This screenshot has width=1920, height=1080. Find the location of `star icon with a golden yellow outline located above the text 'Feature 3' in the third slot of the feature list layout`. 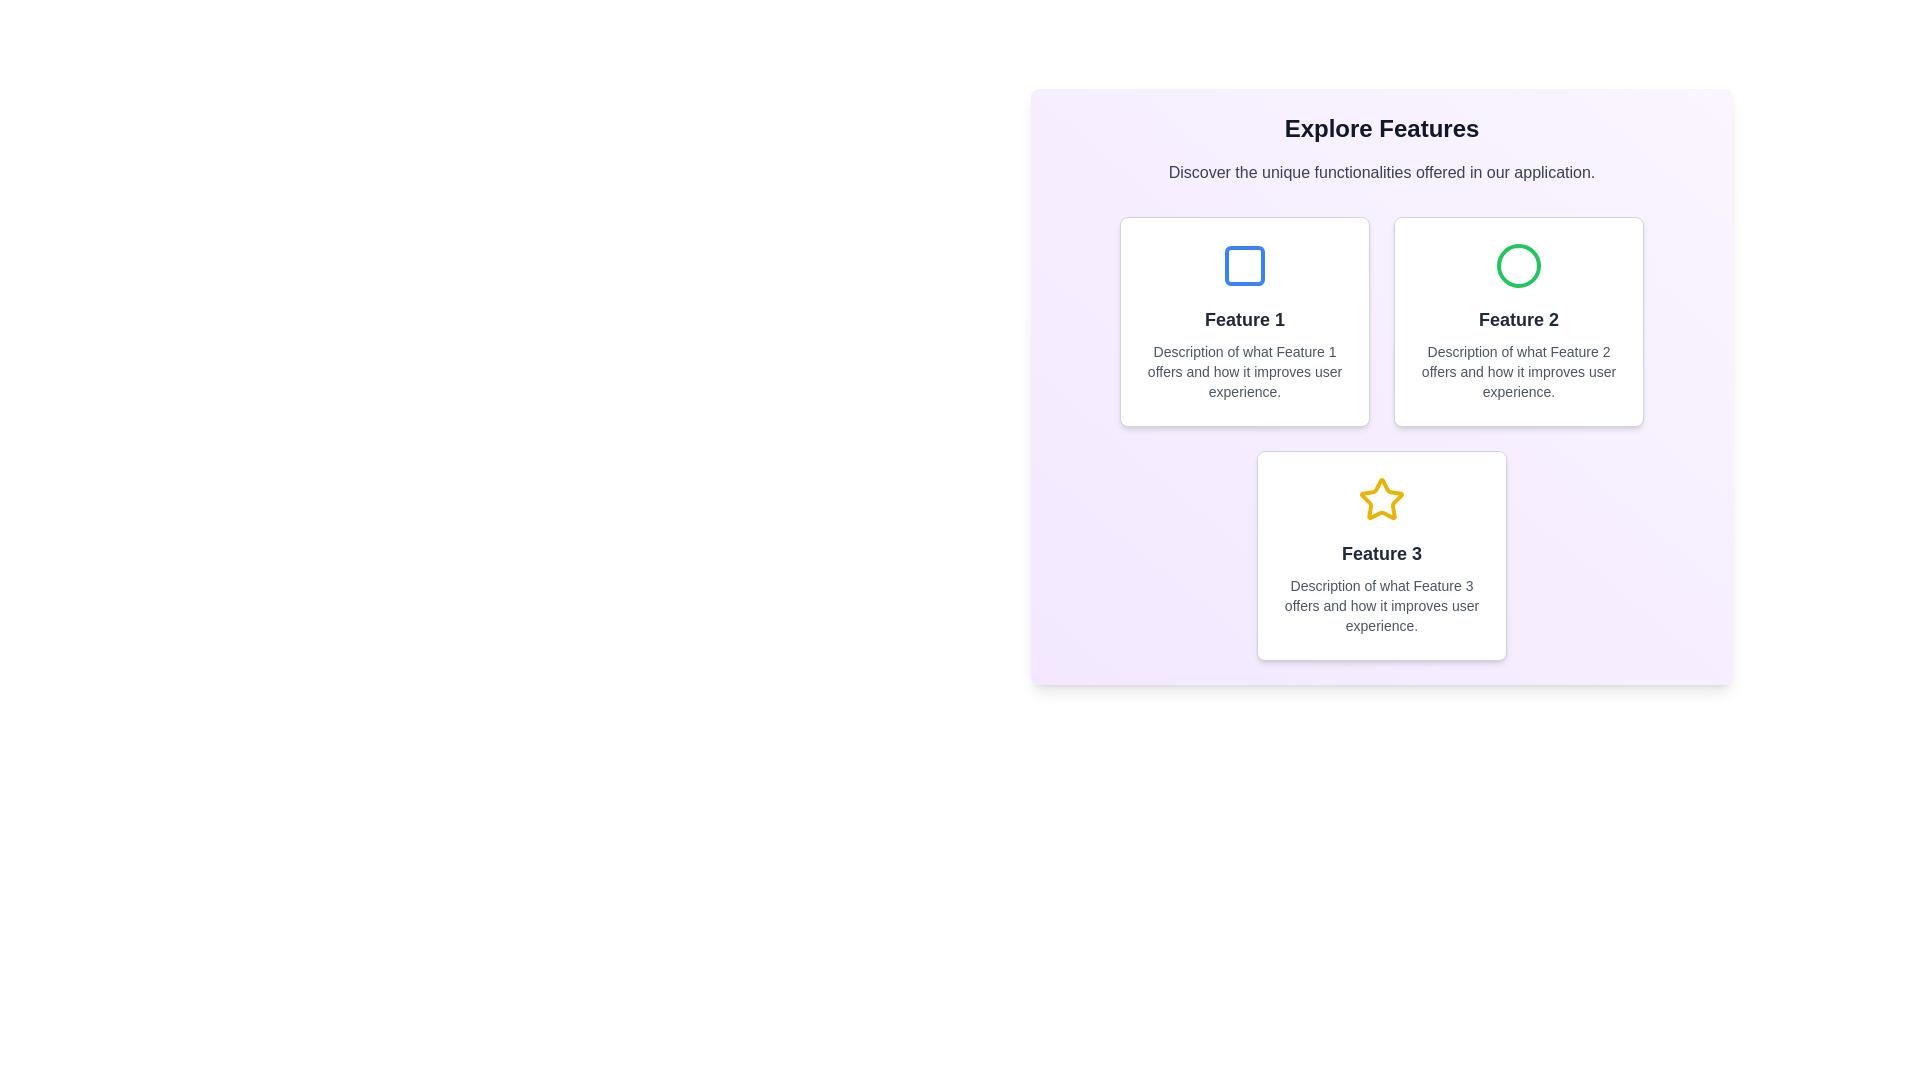

star icon with a golden yellow outline located above the text 'Feature 3' in the third slot of the feature list layout is located at coordinates (1381, 499).